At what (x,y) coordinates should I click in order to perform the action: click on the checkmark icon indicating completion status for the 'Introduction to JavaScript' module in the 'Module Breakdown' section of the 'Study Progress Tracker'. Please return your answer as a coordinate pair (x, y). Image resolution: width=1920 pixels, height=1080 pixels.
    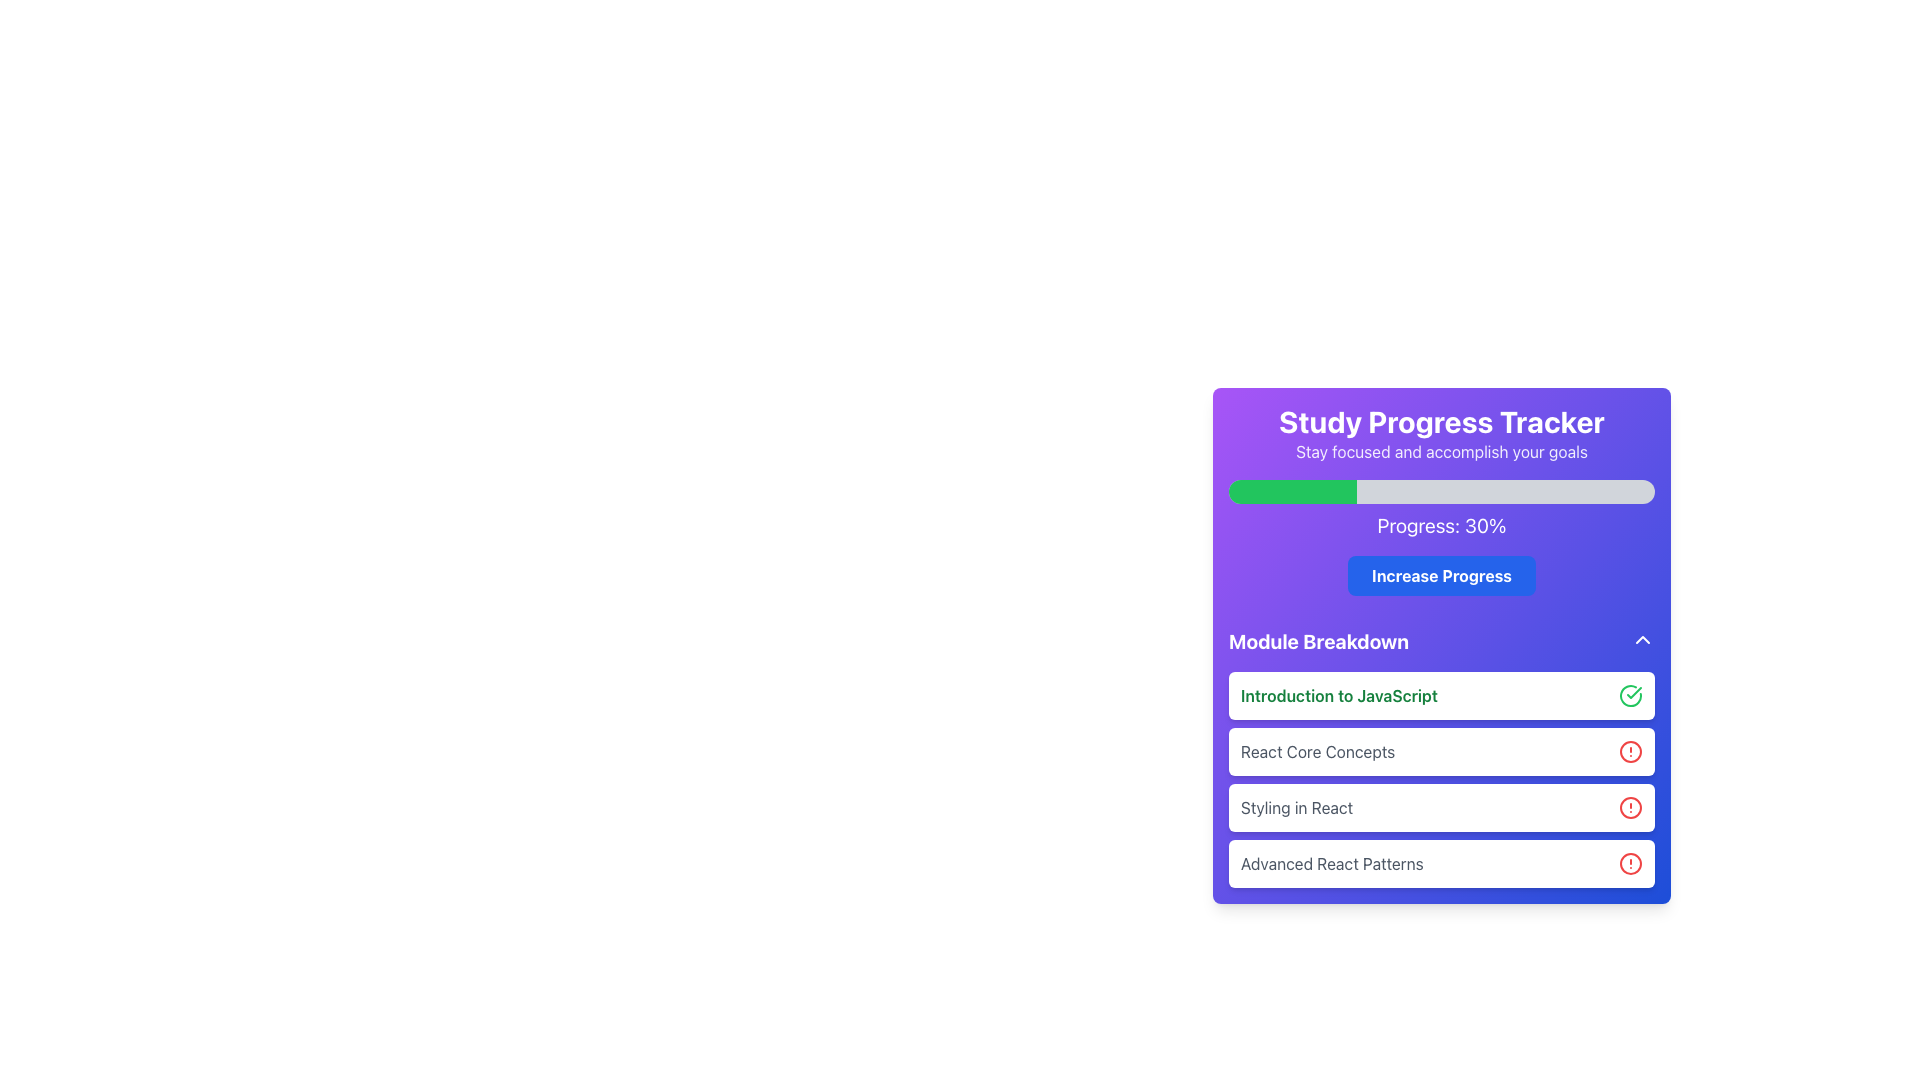
    Looking at the image, I should click on (1634, 692).